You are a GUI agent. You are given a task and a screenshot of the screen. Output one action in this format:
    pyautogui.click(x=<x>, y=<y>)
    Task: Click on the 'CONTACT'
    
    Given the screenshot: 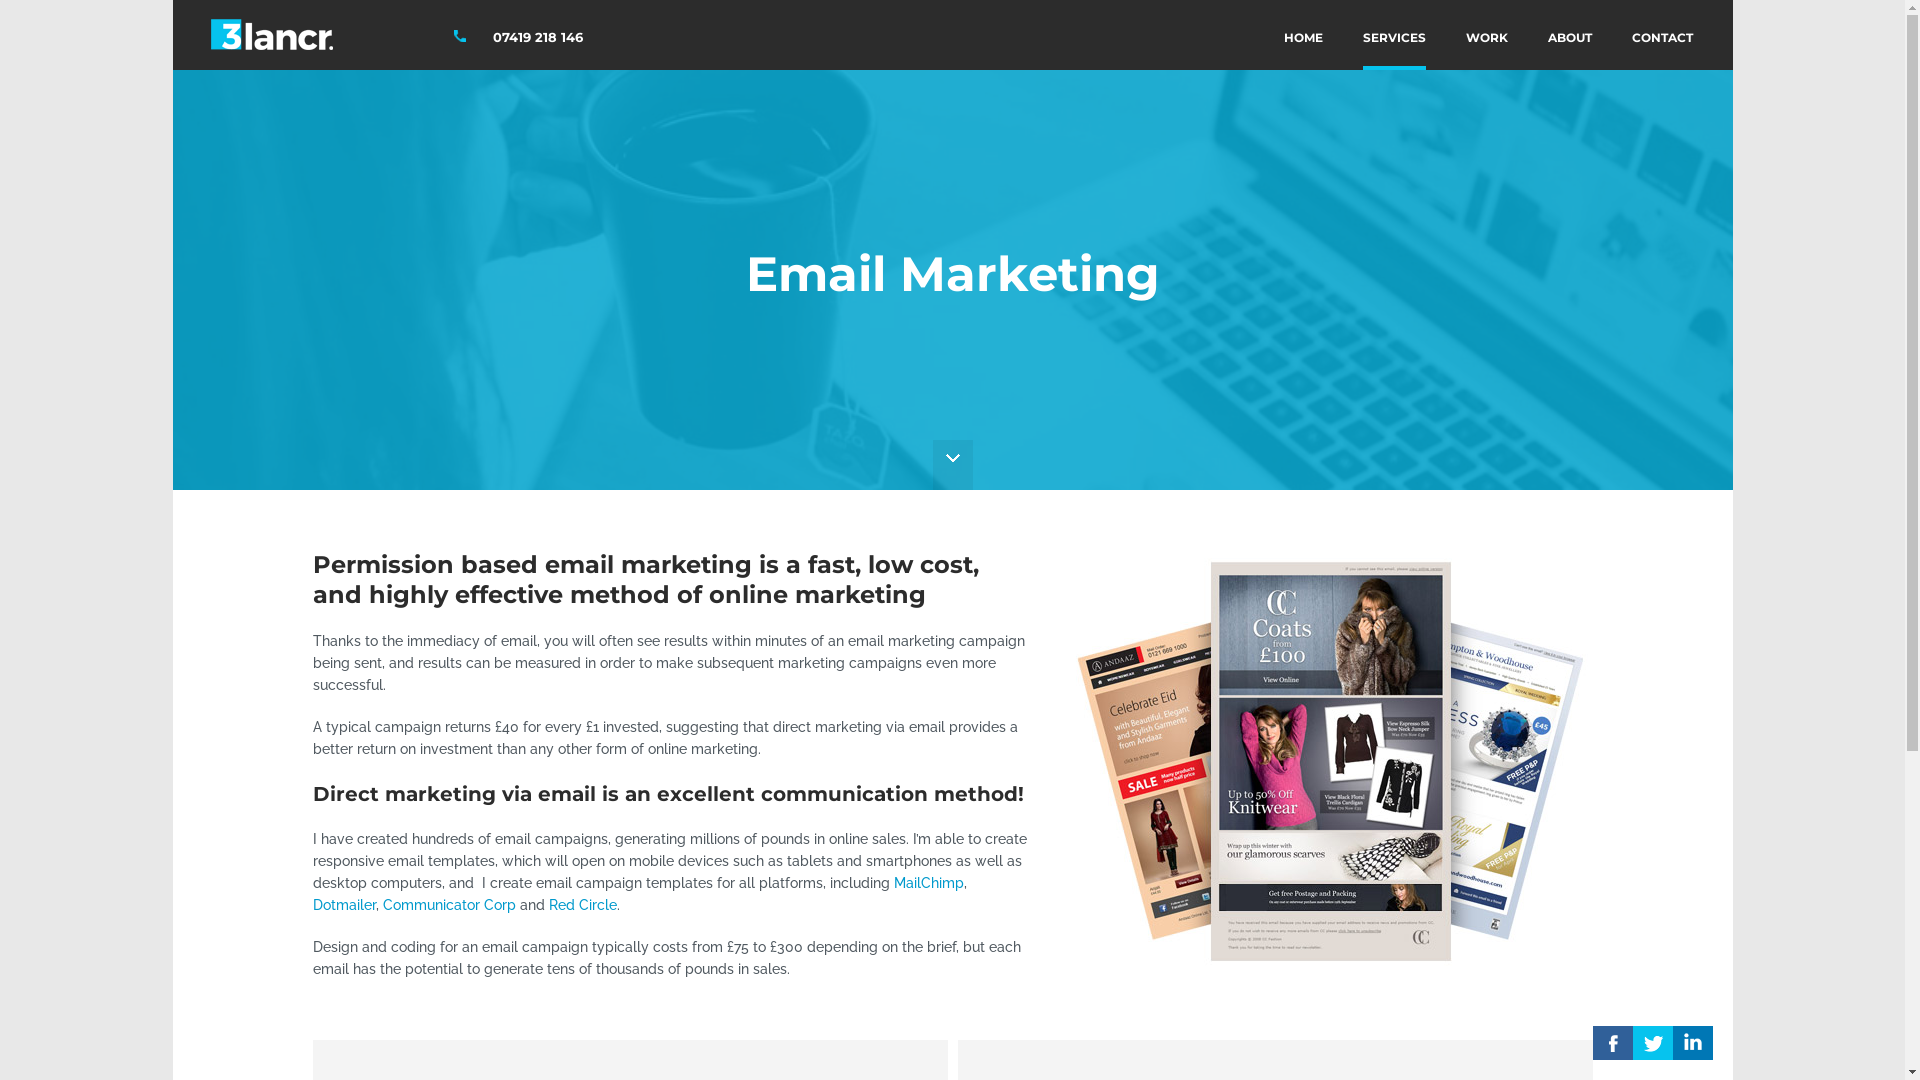 What is the action you would take?
    pyautogui.click(x=1662, y=34)
    